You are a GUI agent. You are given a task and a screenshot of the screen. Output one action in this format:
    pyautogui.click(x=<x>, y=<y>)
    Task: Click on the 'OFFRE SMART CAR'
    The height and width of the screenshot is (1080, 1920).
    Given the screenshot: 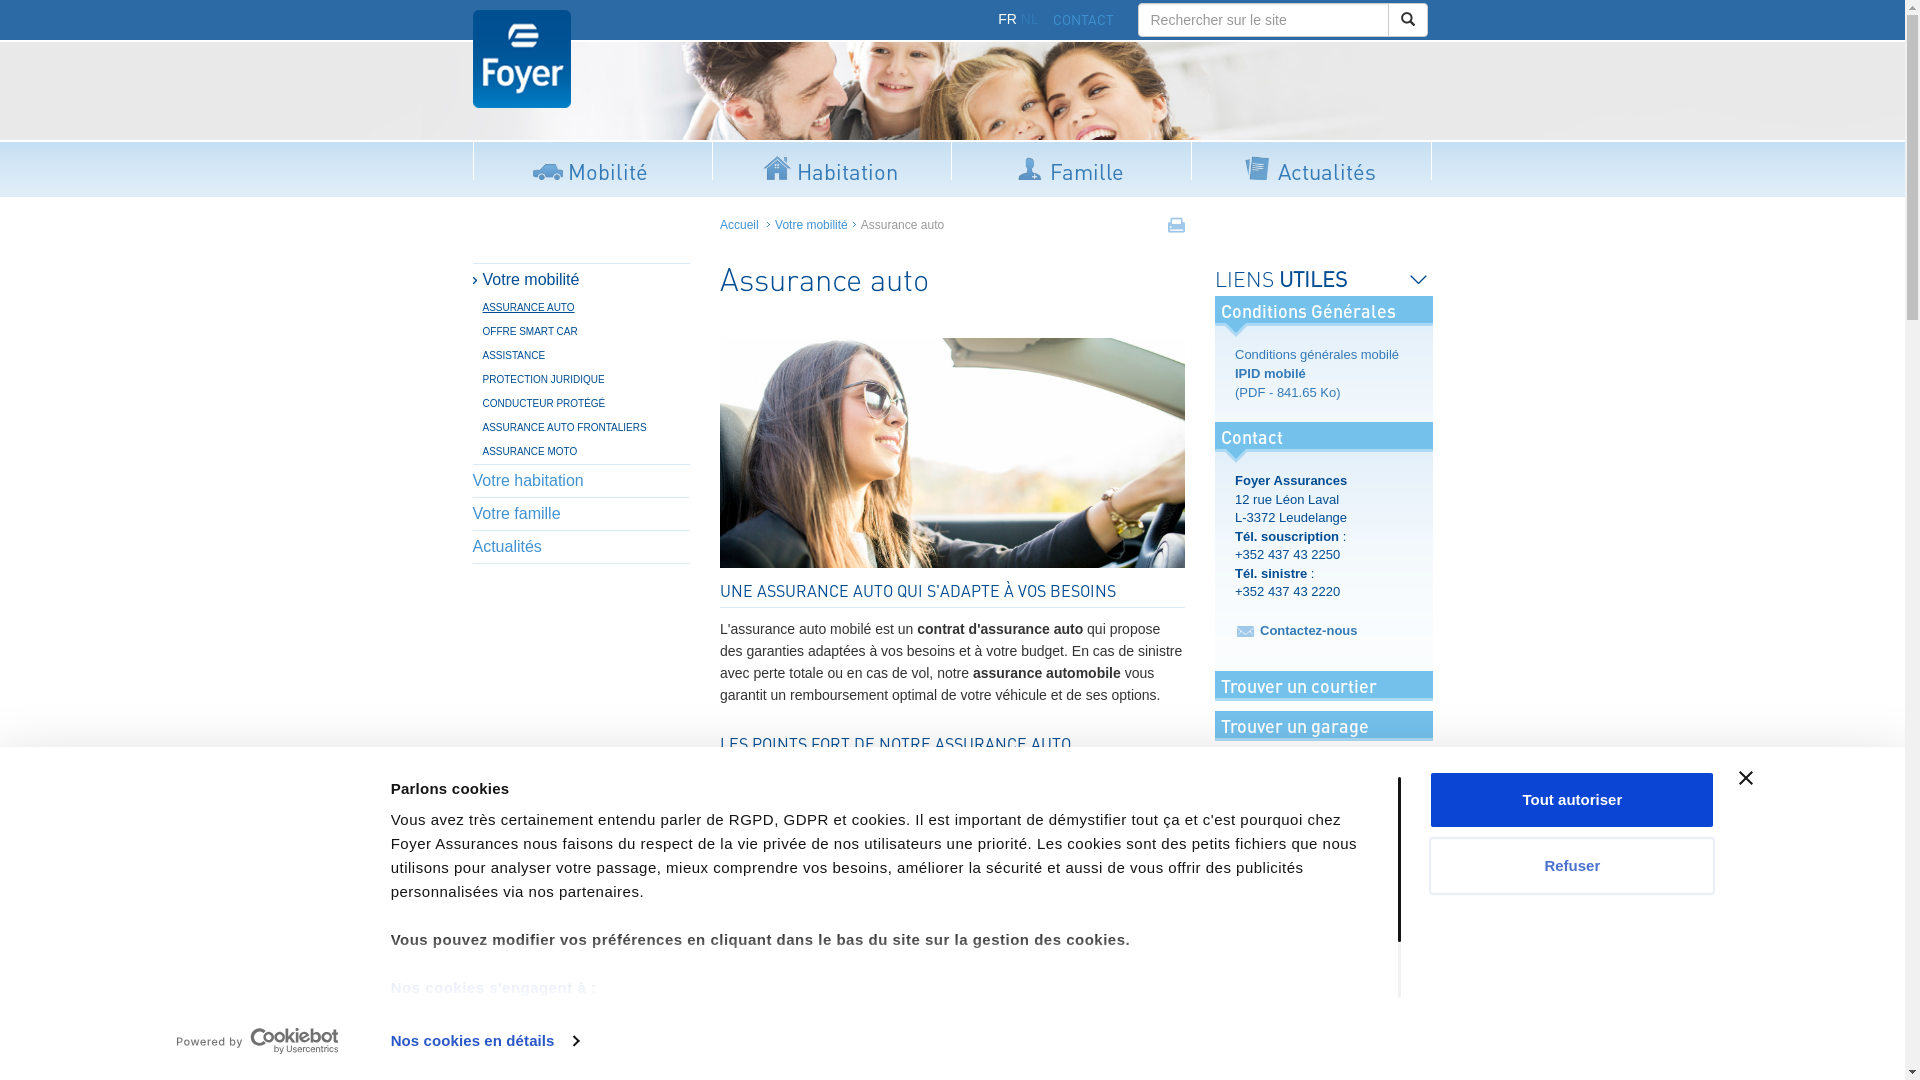 What is the action you would take?
    pyautogui.click(x=584, y=330)
    